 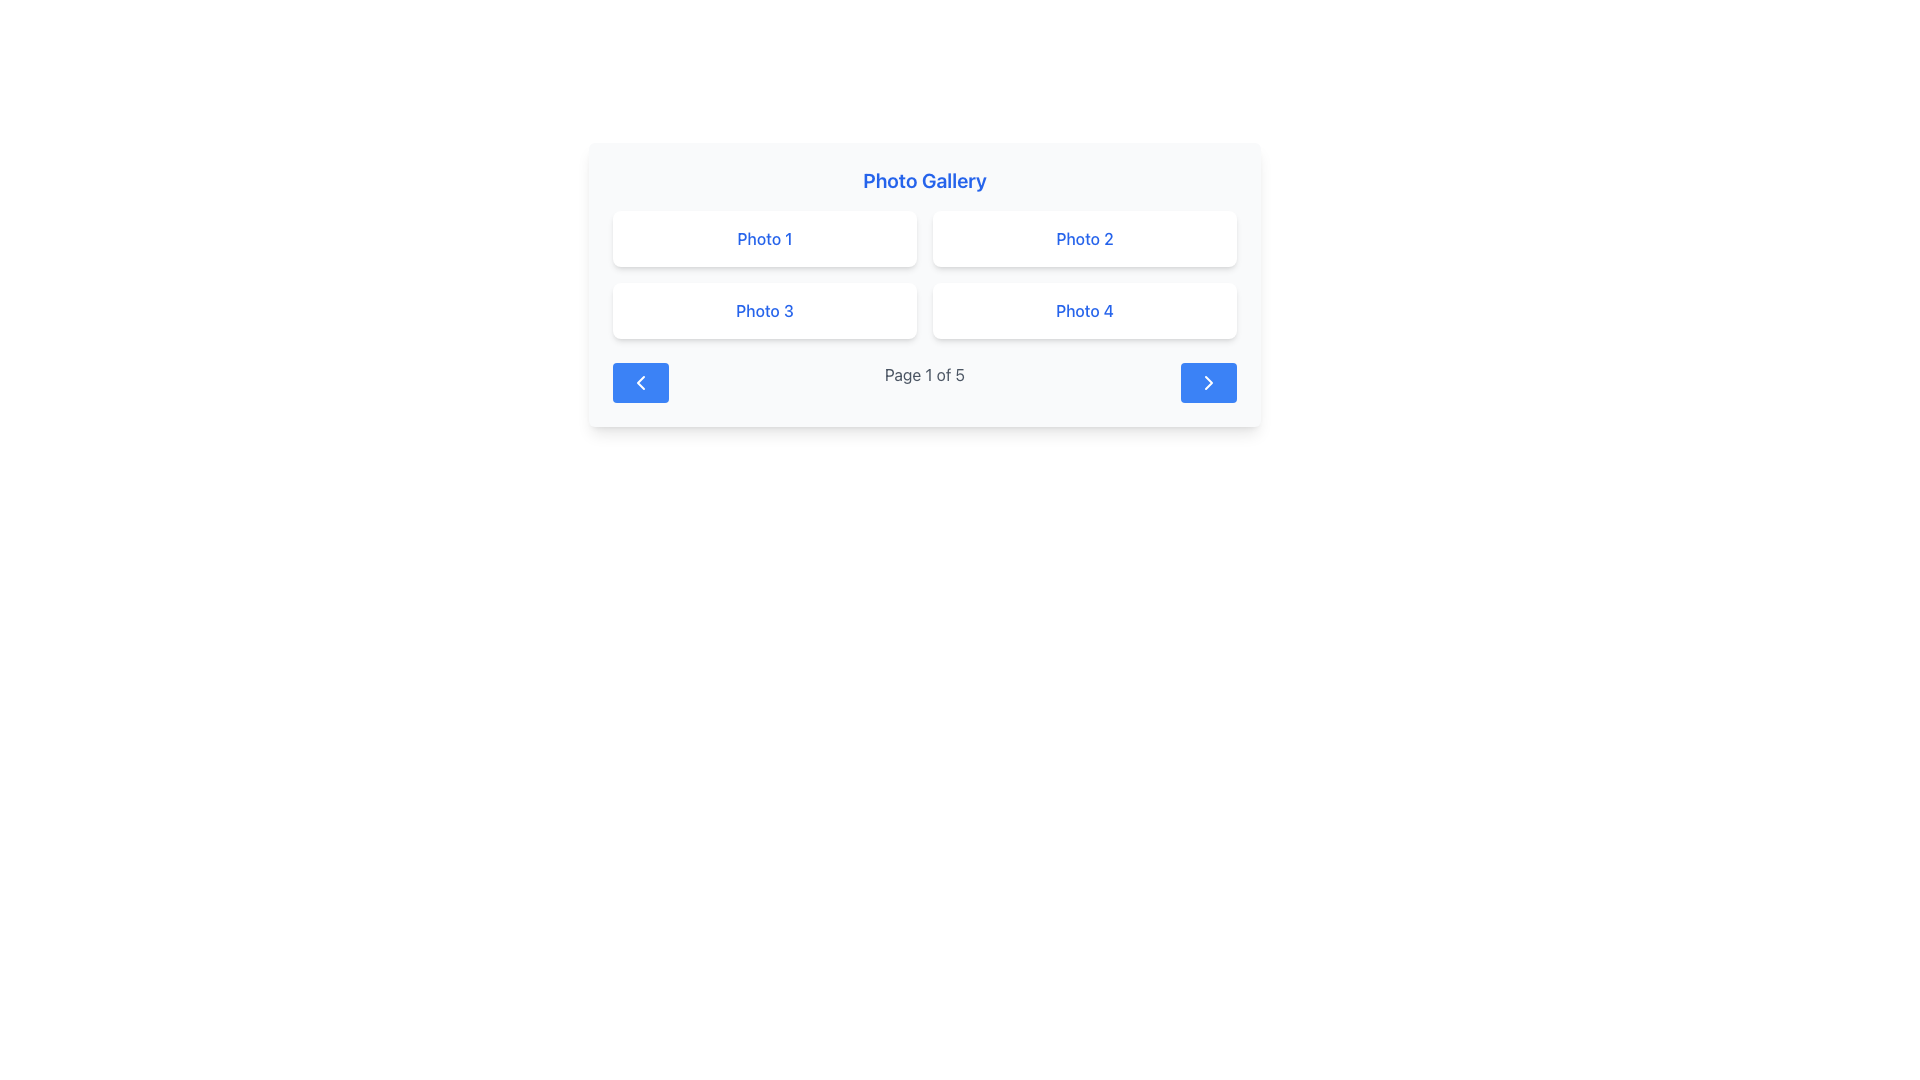 I want to click on the left-pointing chevron icon located in the central position of the navigation button under the photo gallery section, so click(x=641, y=382).